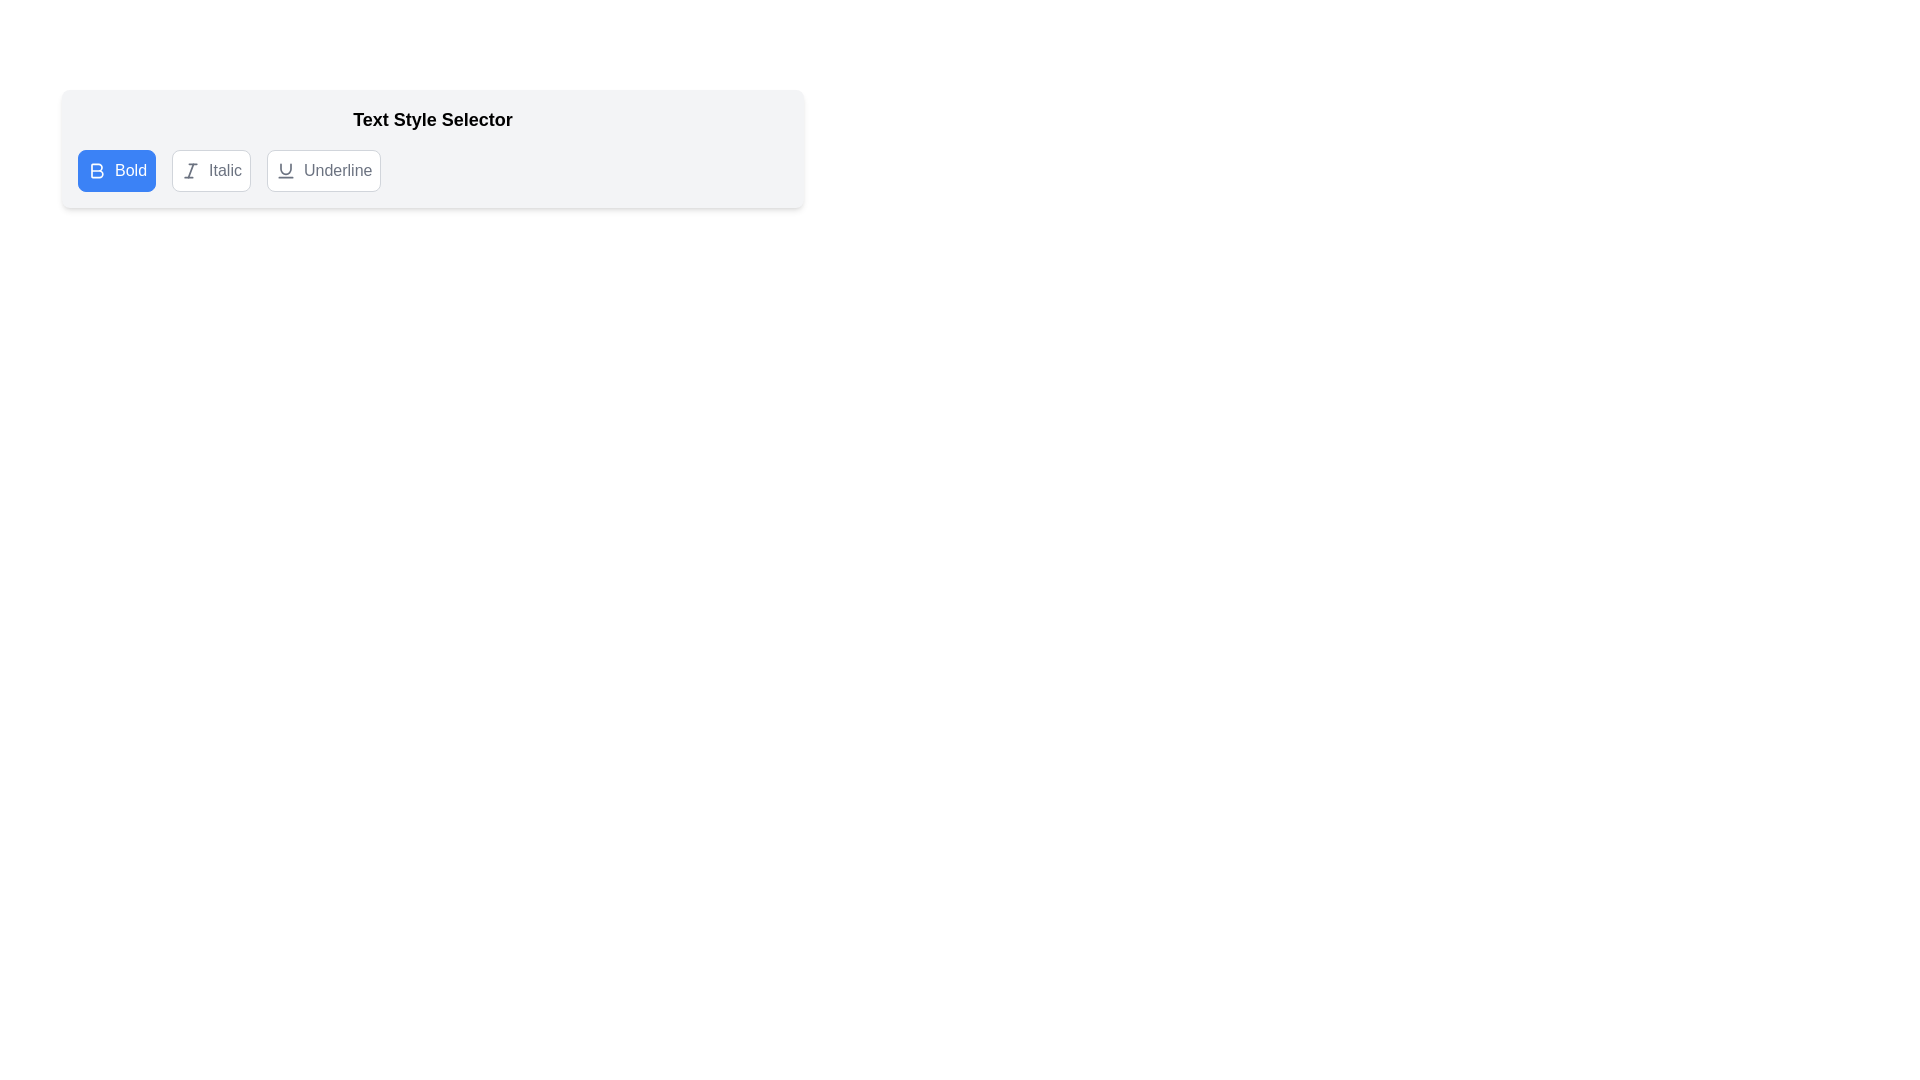 Image resolution: width=1920 pixels, height=1080 pixels. What do you see at coordinates (211, 169) in the screenshot?
I see `the 'Italic' button, which has an italicized letter 'I' icon and is the second button in the 'Text Style Selector' group` at bounding box center [211, 169].